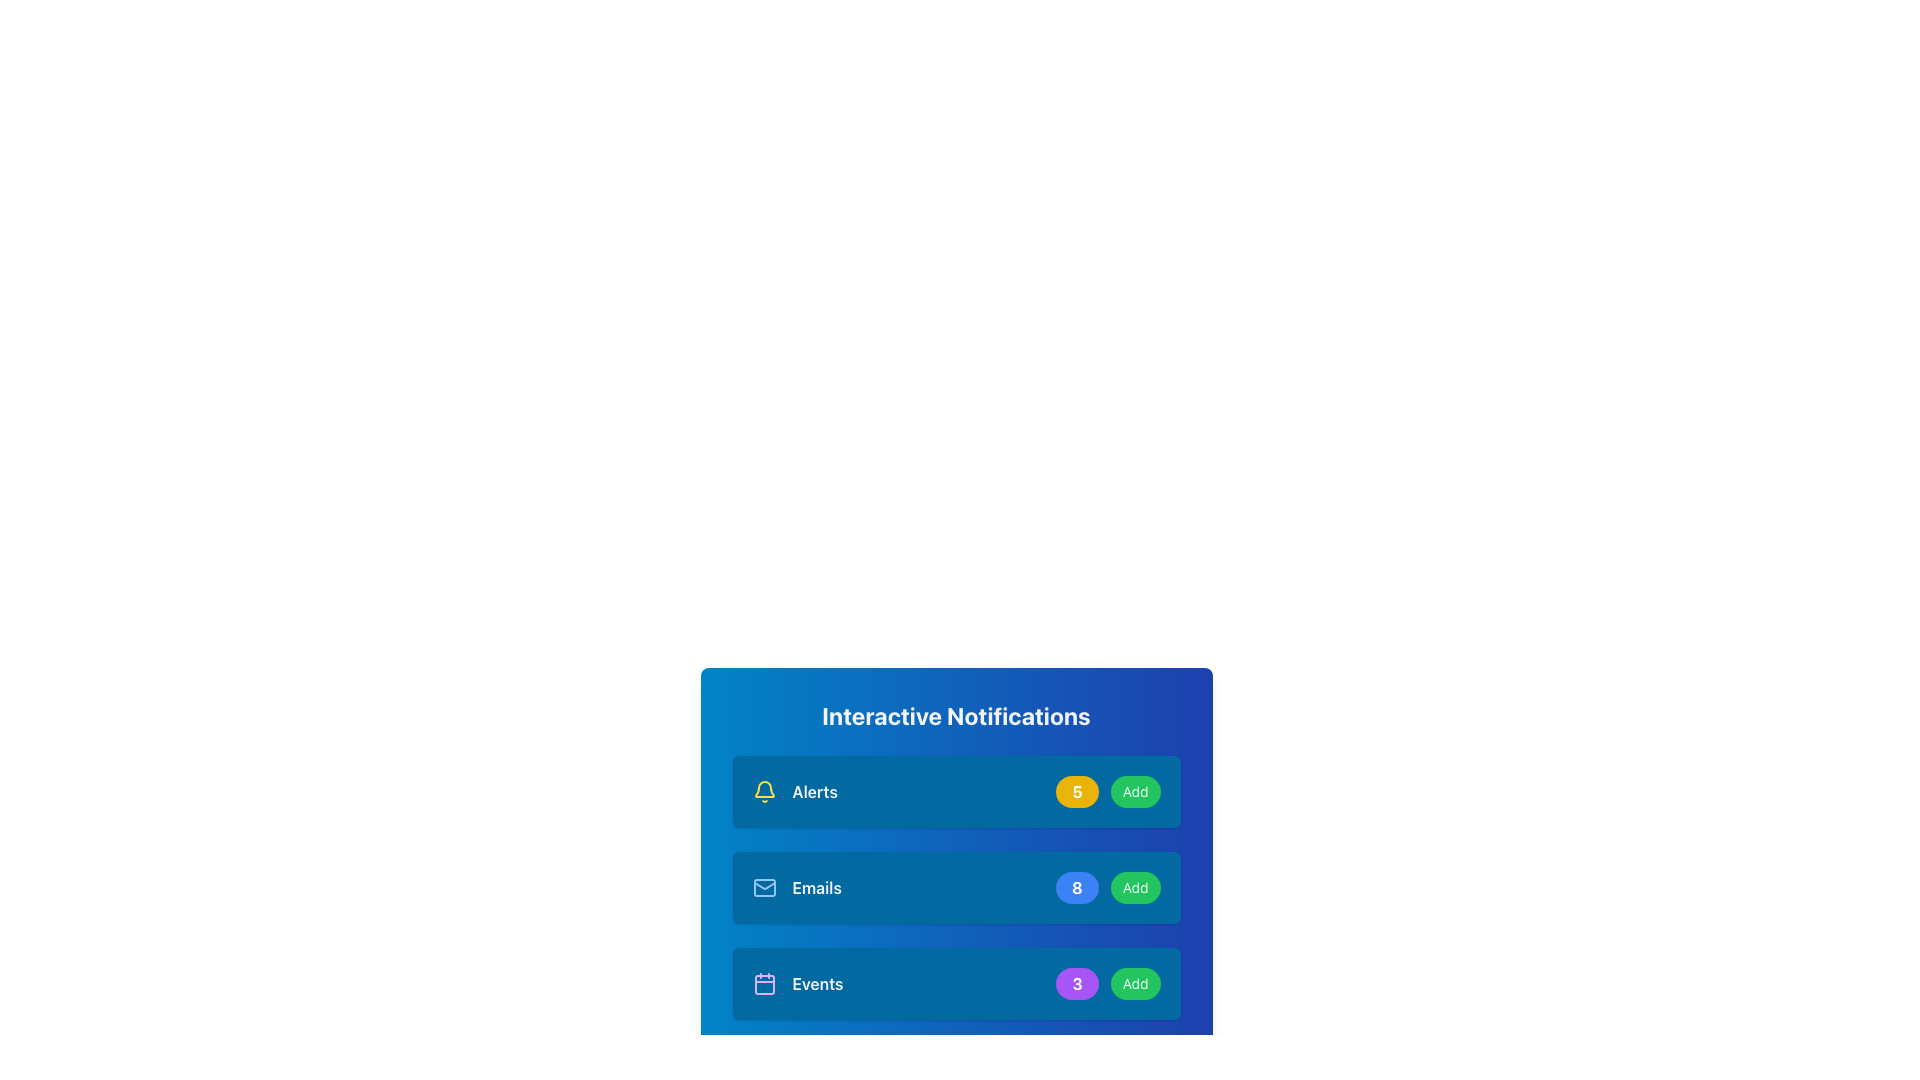  What do you see at coordinates (796, 886) in the screenshot?
I see `the 'Emails' text label with an icon, which is styled in bold typography and is part of a blue rounded rectangle panel` at bounding box center [796, 886].